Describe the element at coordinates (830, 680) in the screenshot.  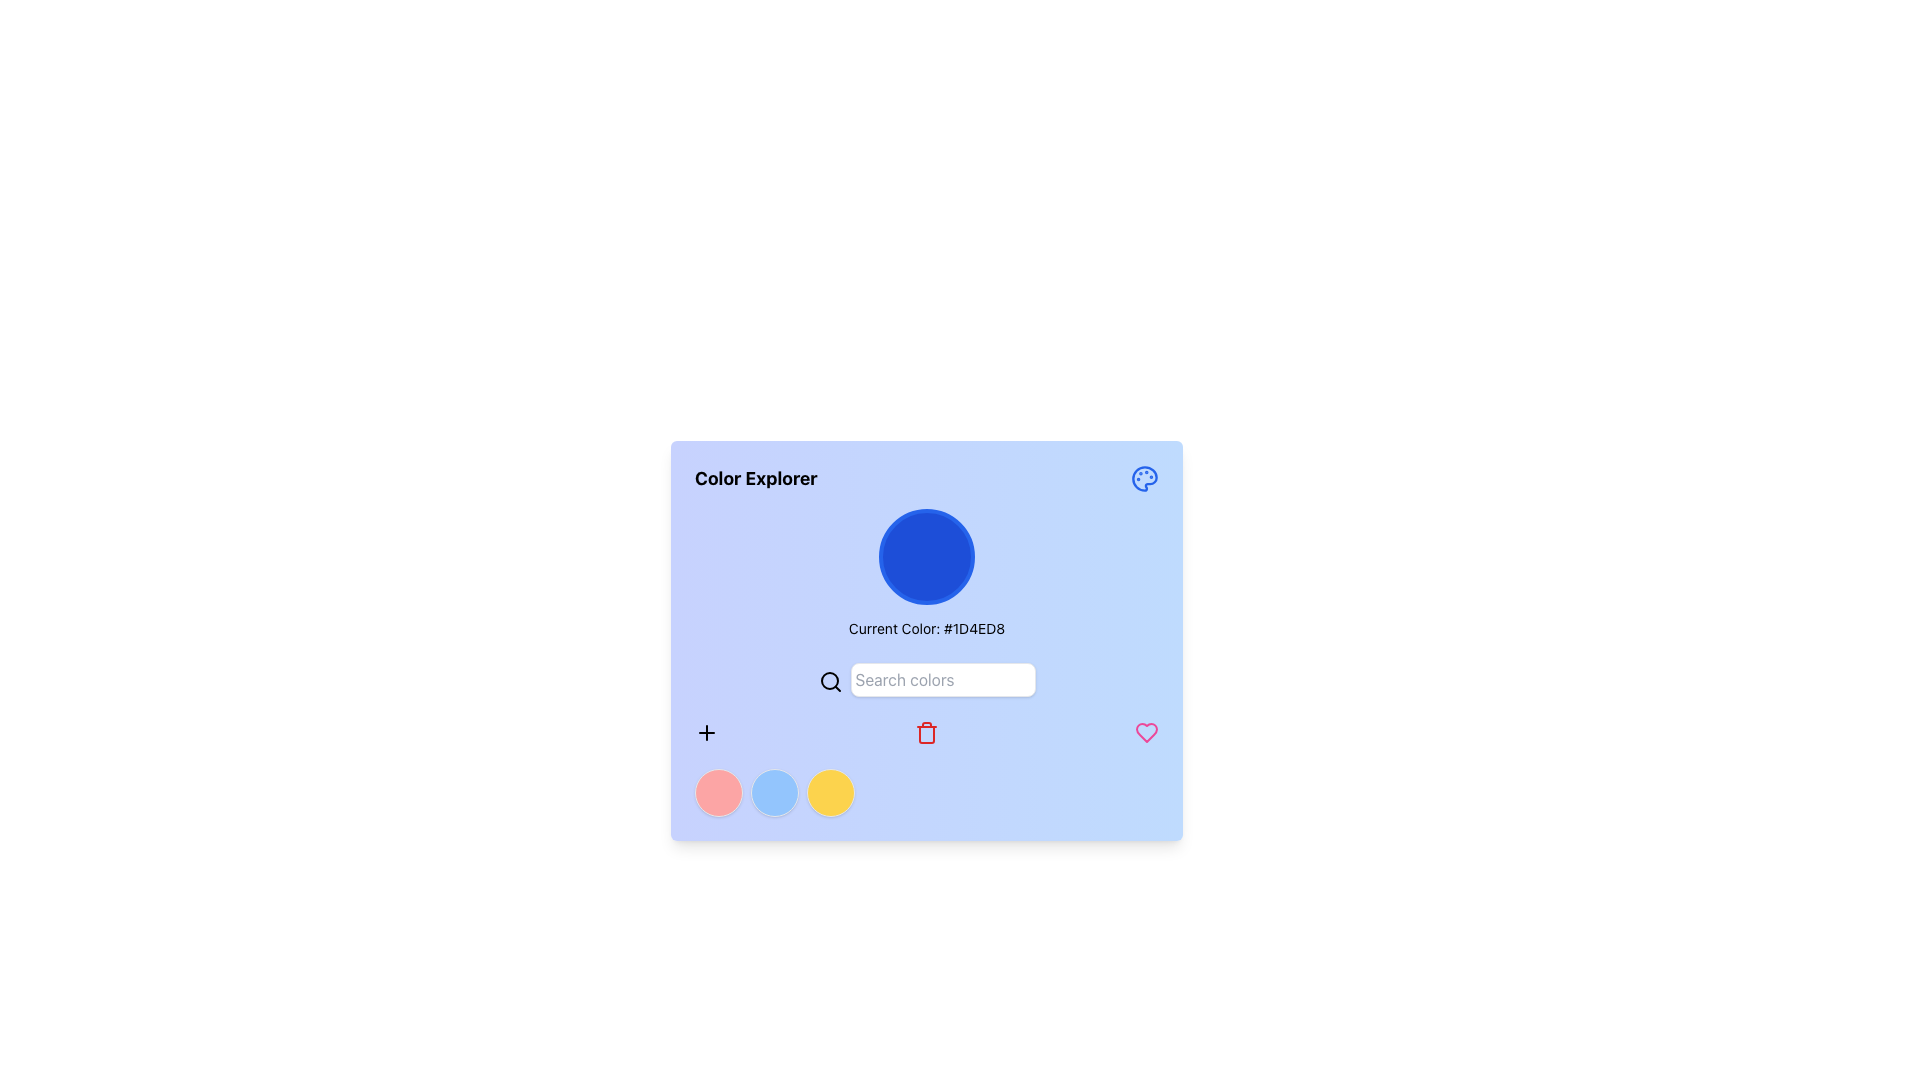
I see `the search icon located to the left of the input field to initiate the search operation` at that location.